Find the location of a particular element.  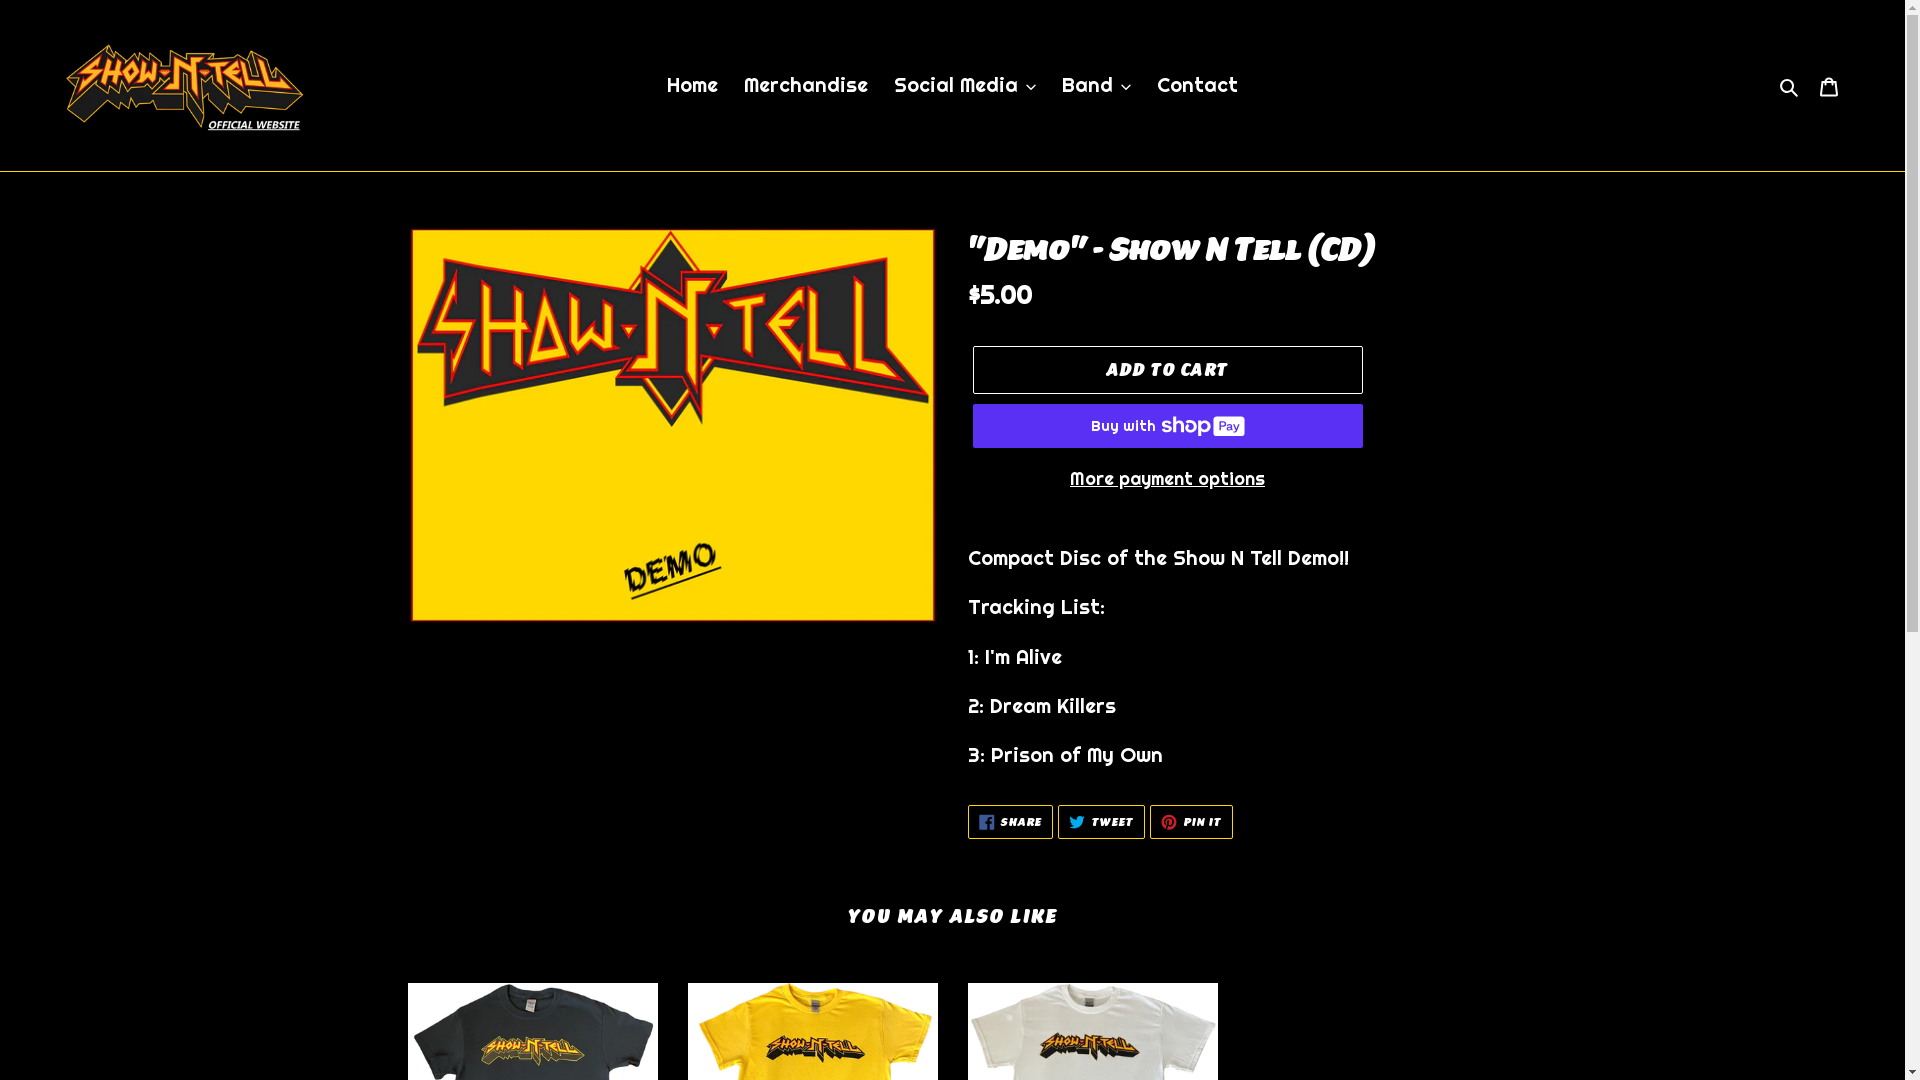

'Home' is located at coordinates (692, 83).